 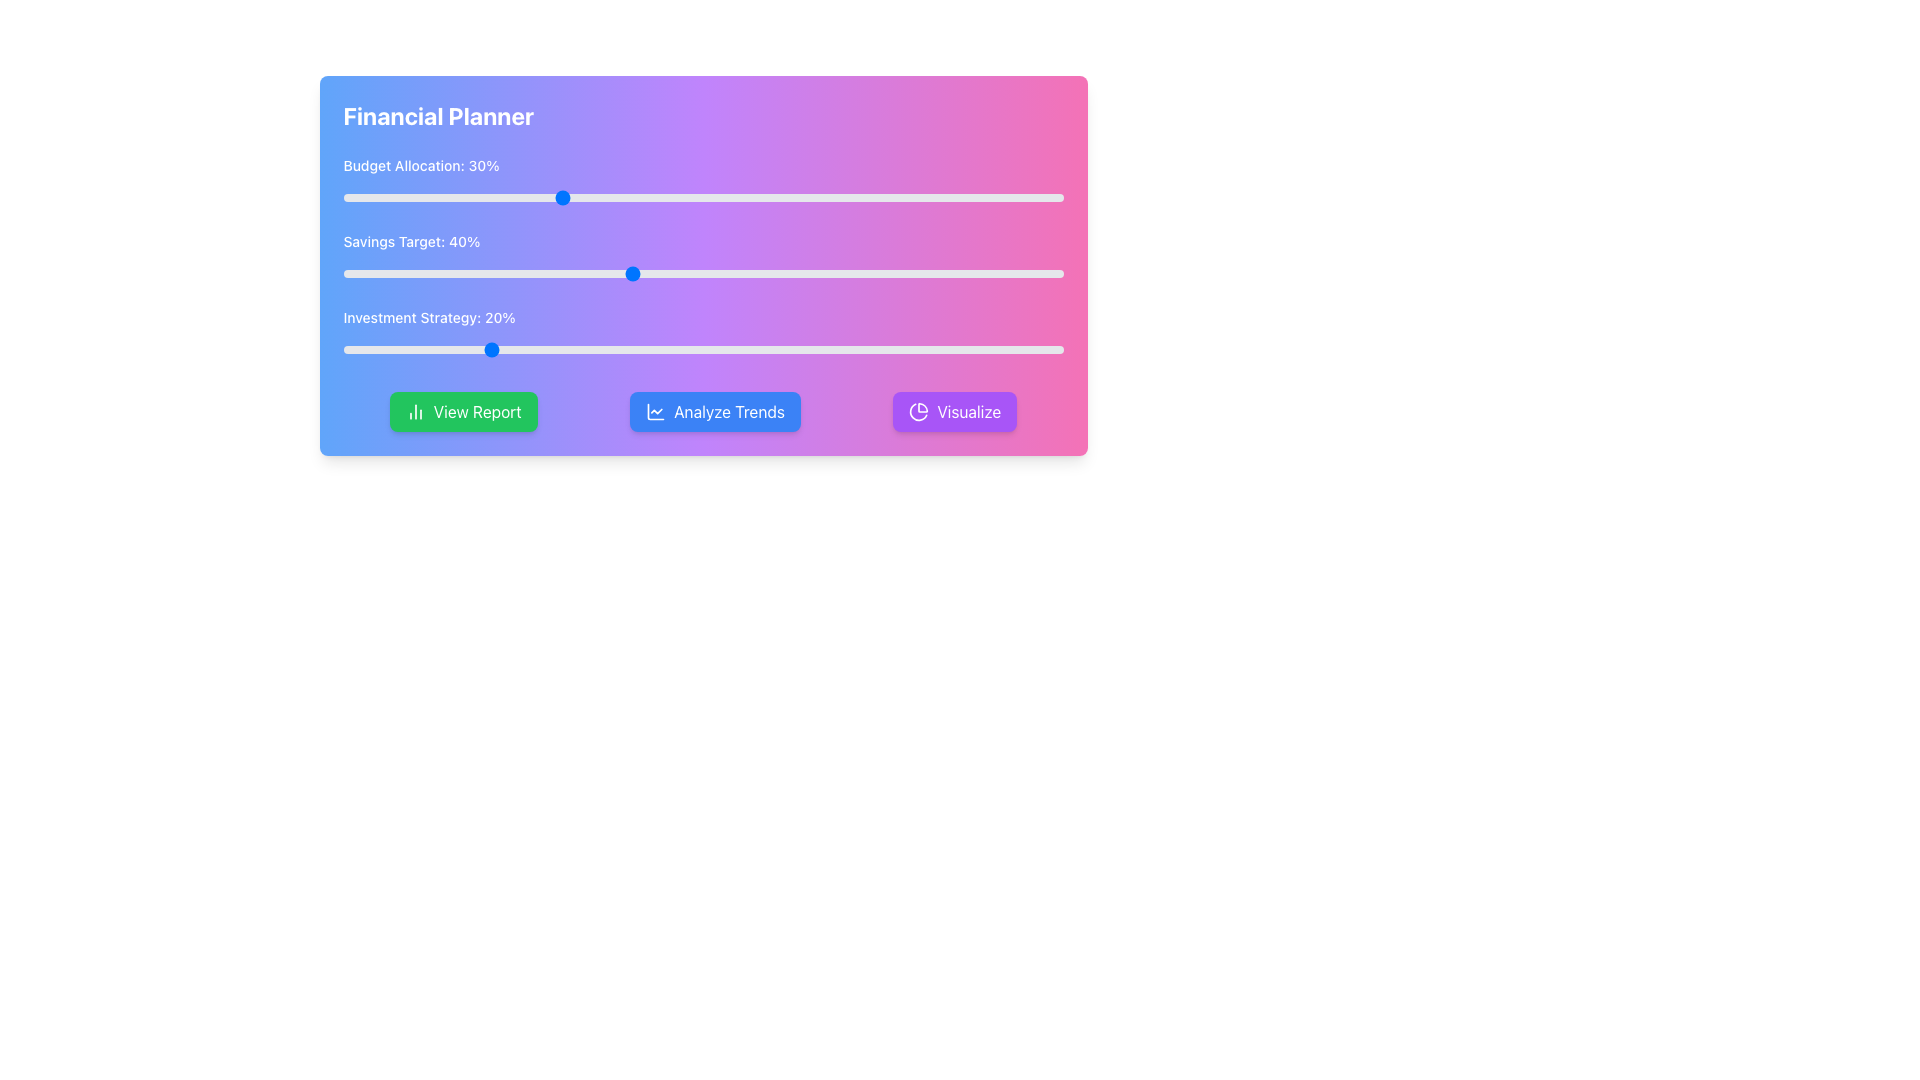 I want to click on the slider value, so click(x=365, y=197).